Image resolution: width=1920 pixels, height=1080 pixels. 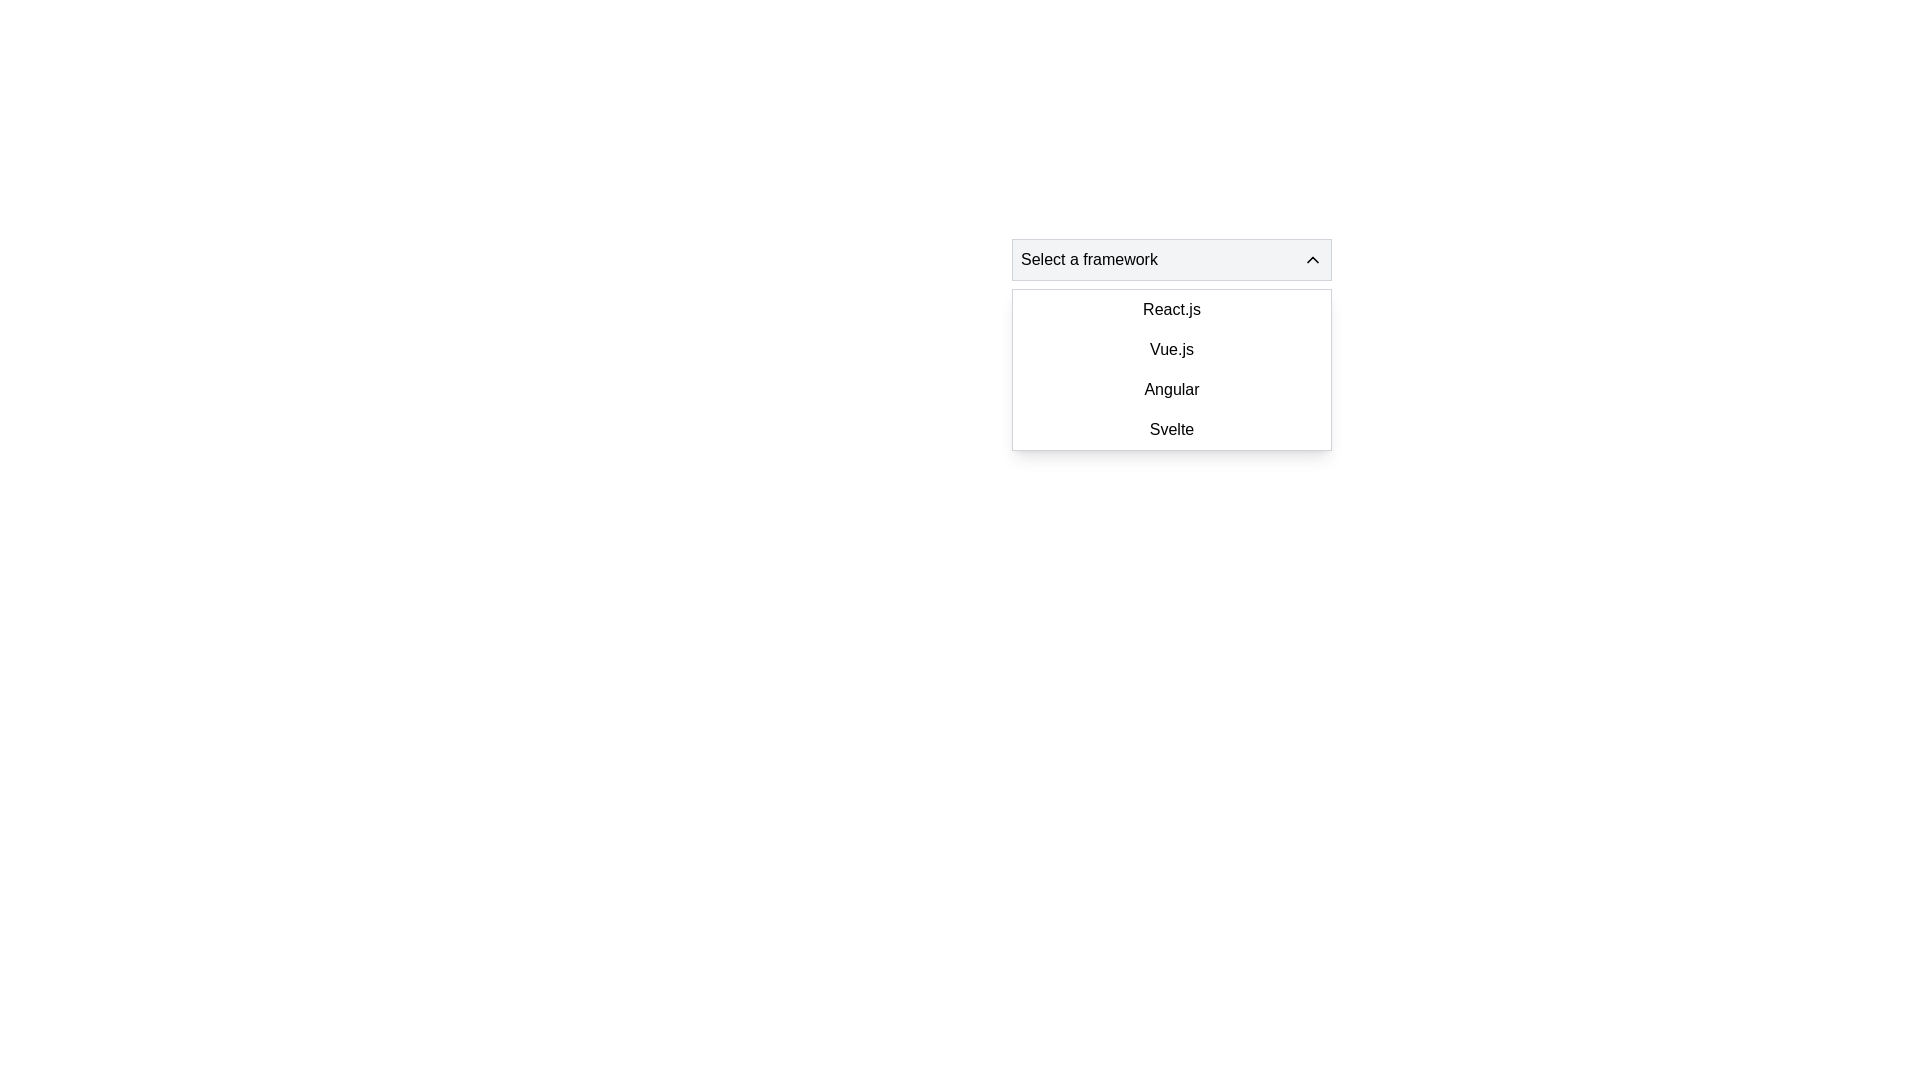 What do you see at coordinates (1313, 258) in the screenshot?
I see `the chevron icon indicating the toggle state of the dropdown menu located at the rightmost side of the 'Select a framework' component` at bounding box center [1313, 258].